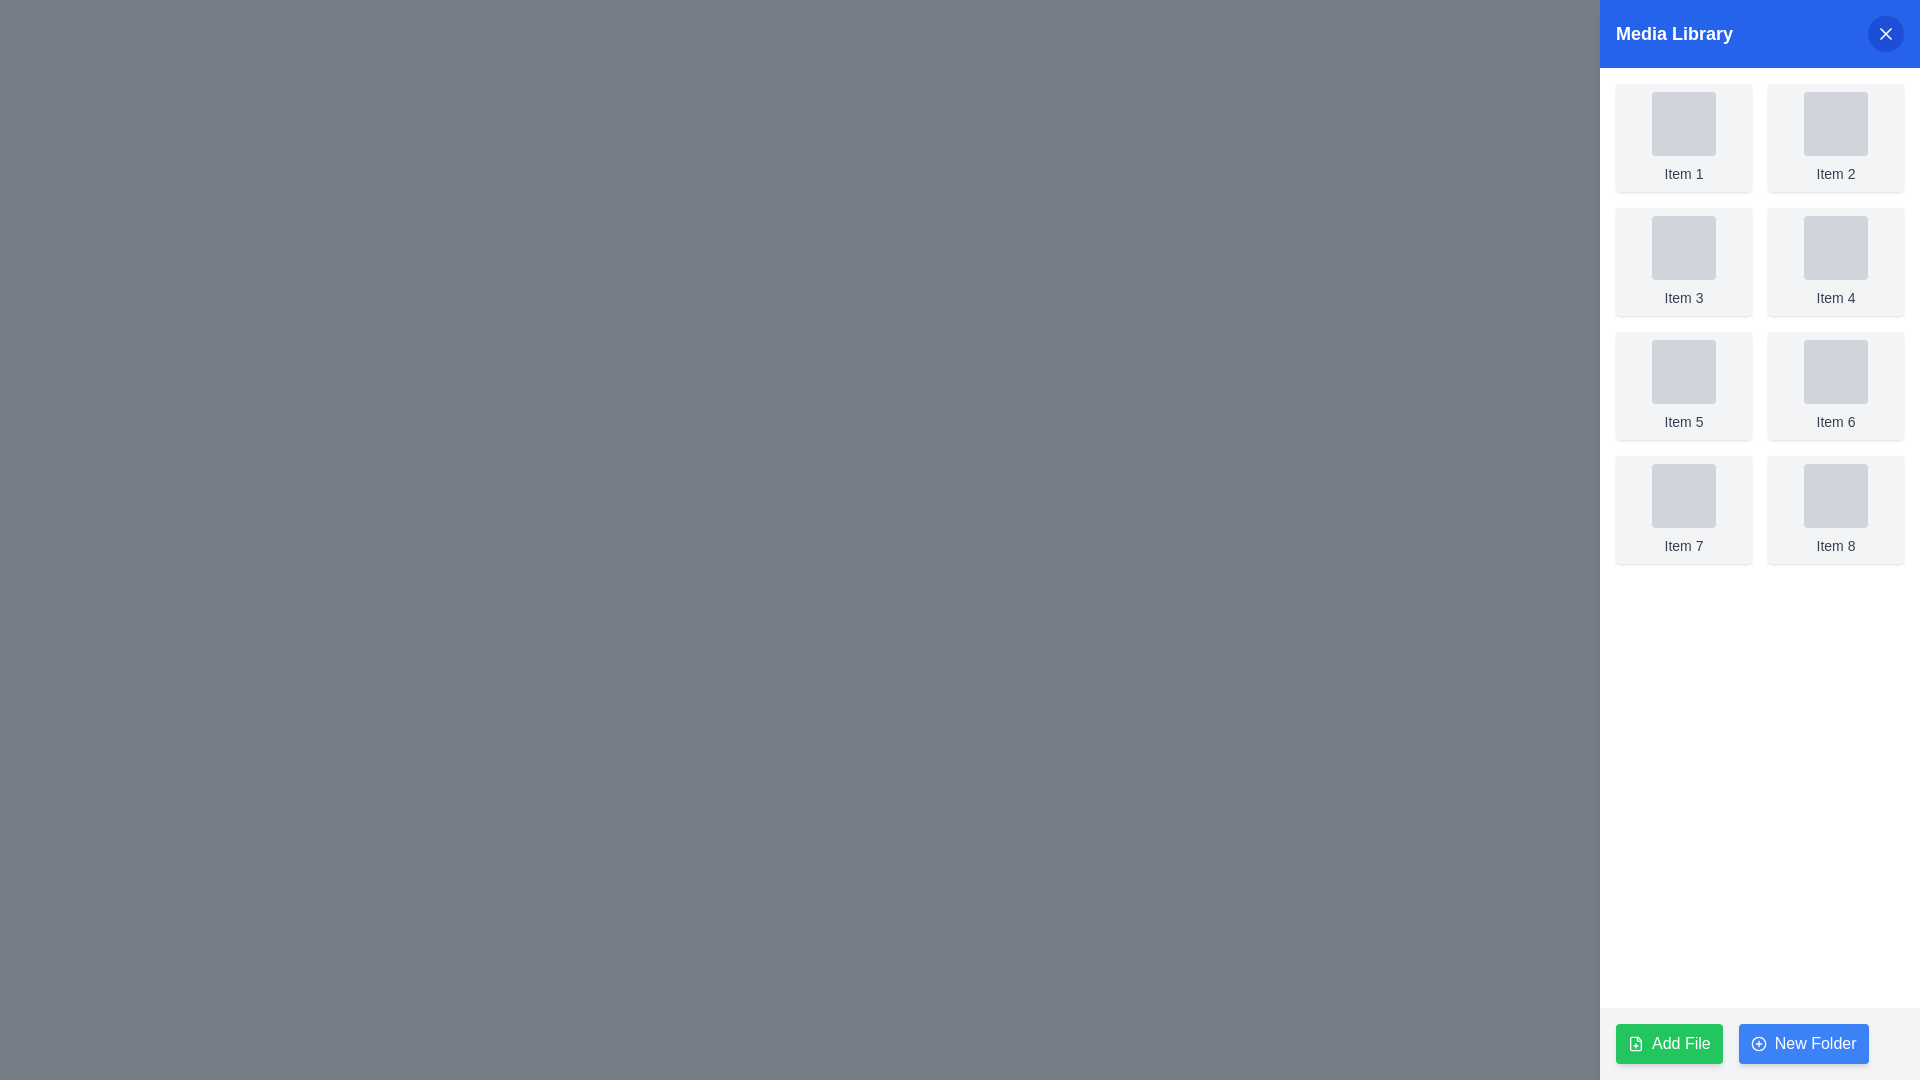  I want to click on the close button located at the top-right corner of the 'Media Library' header, so click(1885, 34).